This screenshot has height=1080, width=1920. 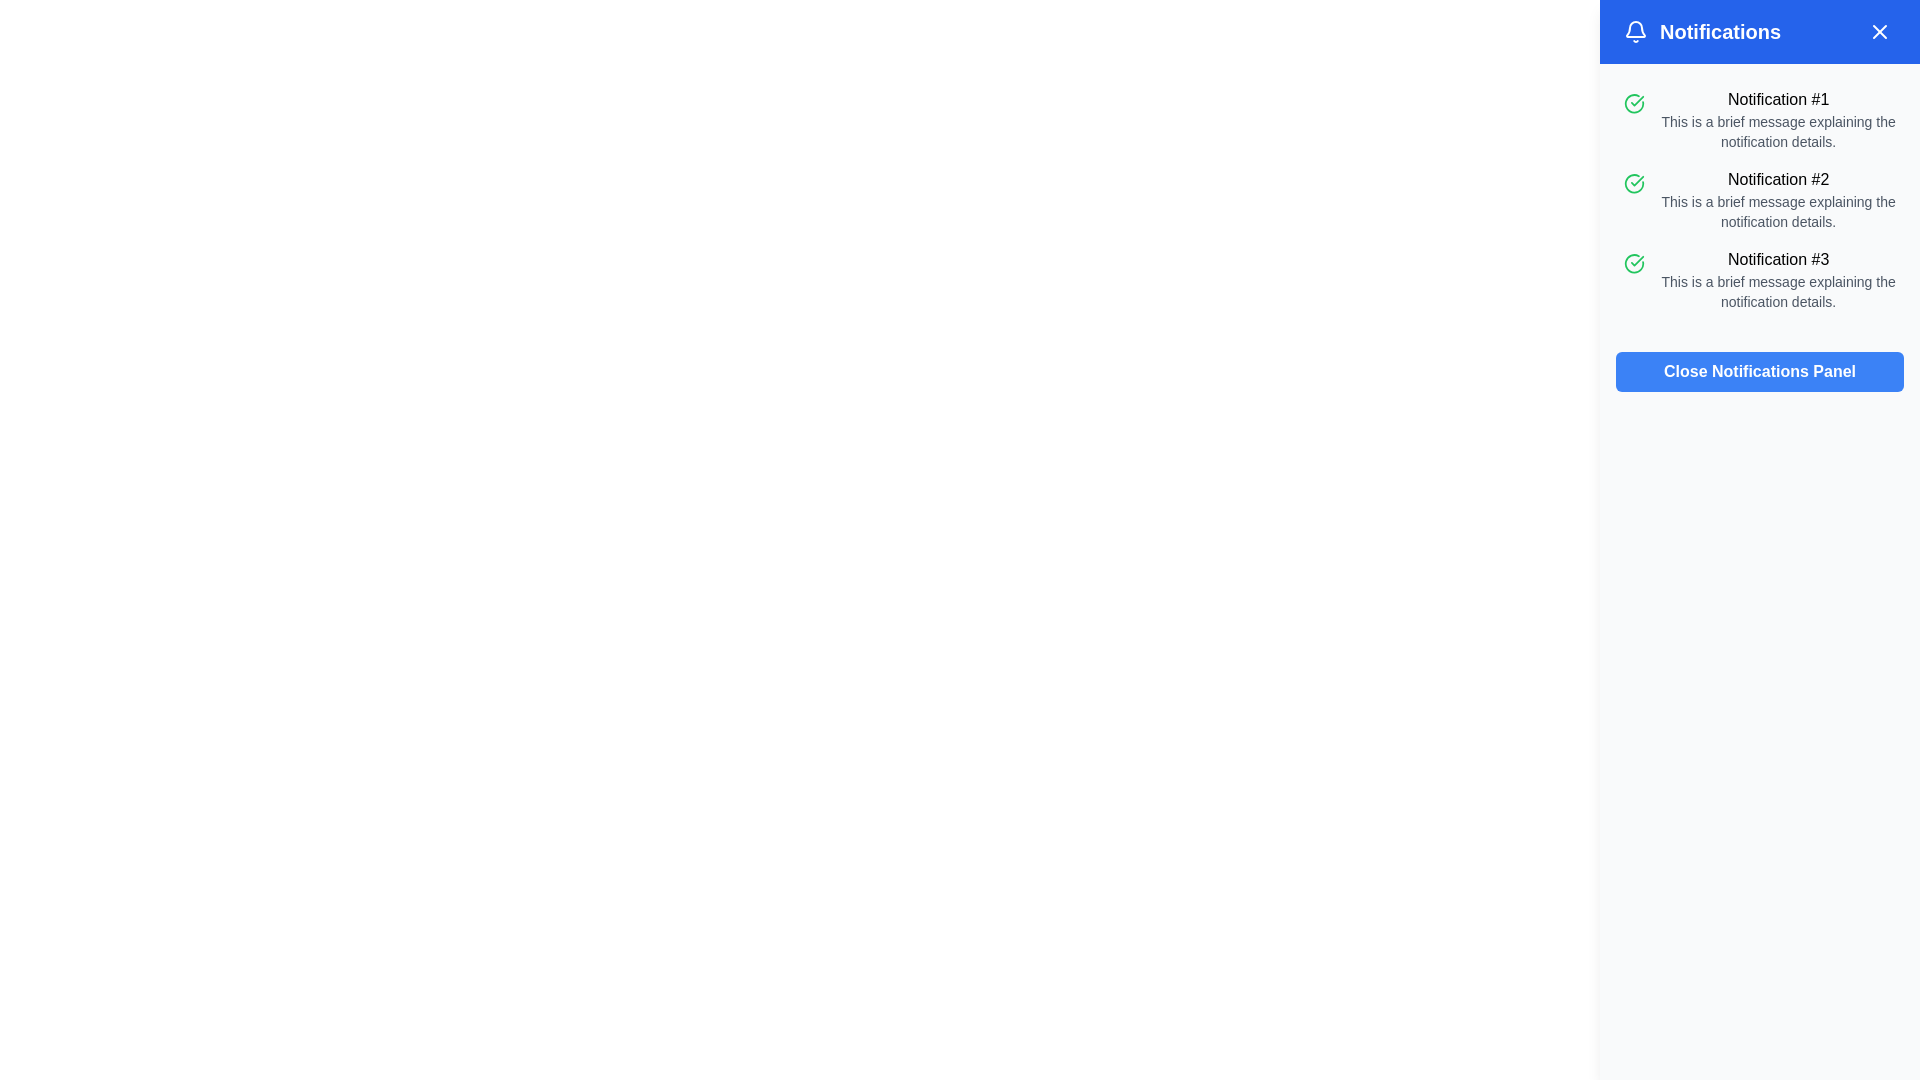 I want to click on the confirmation check icon located to the left of the text describing 'Notification #2' in the notification panel, so click(x=1637, y=101).